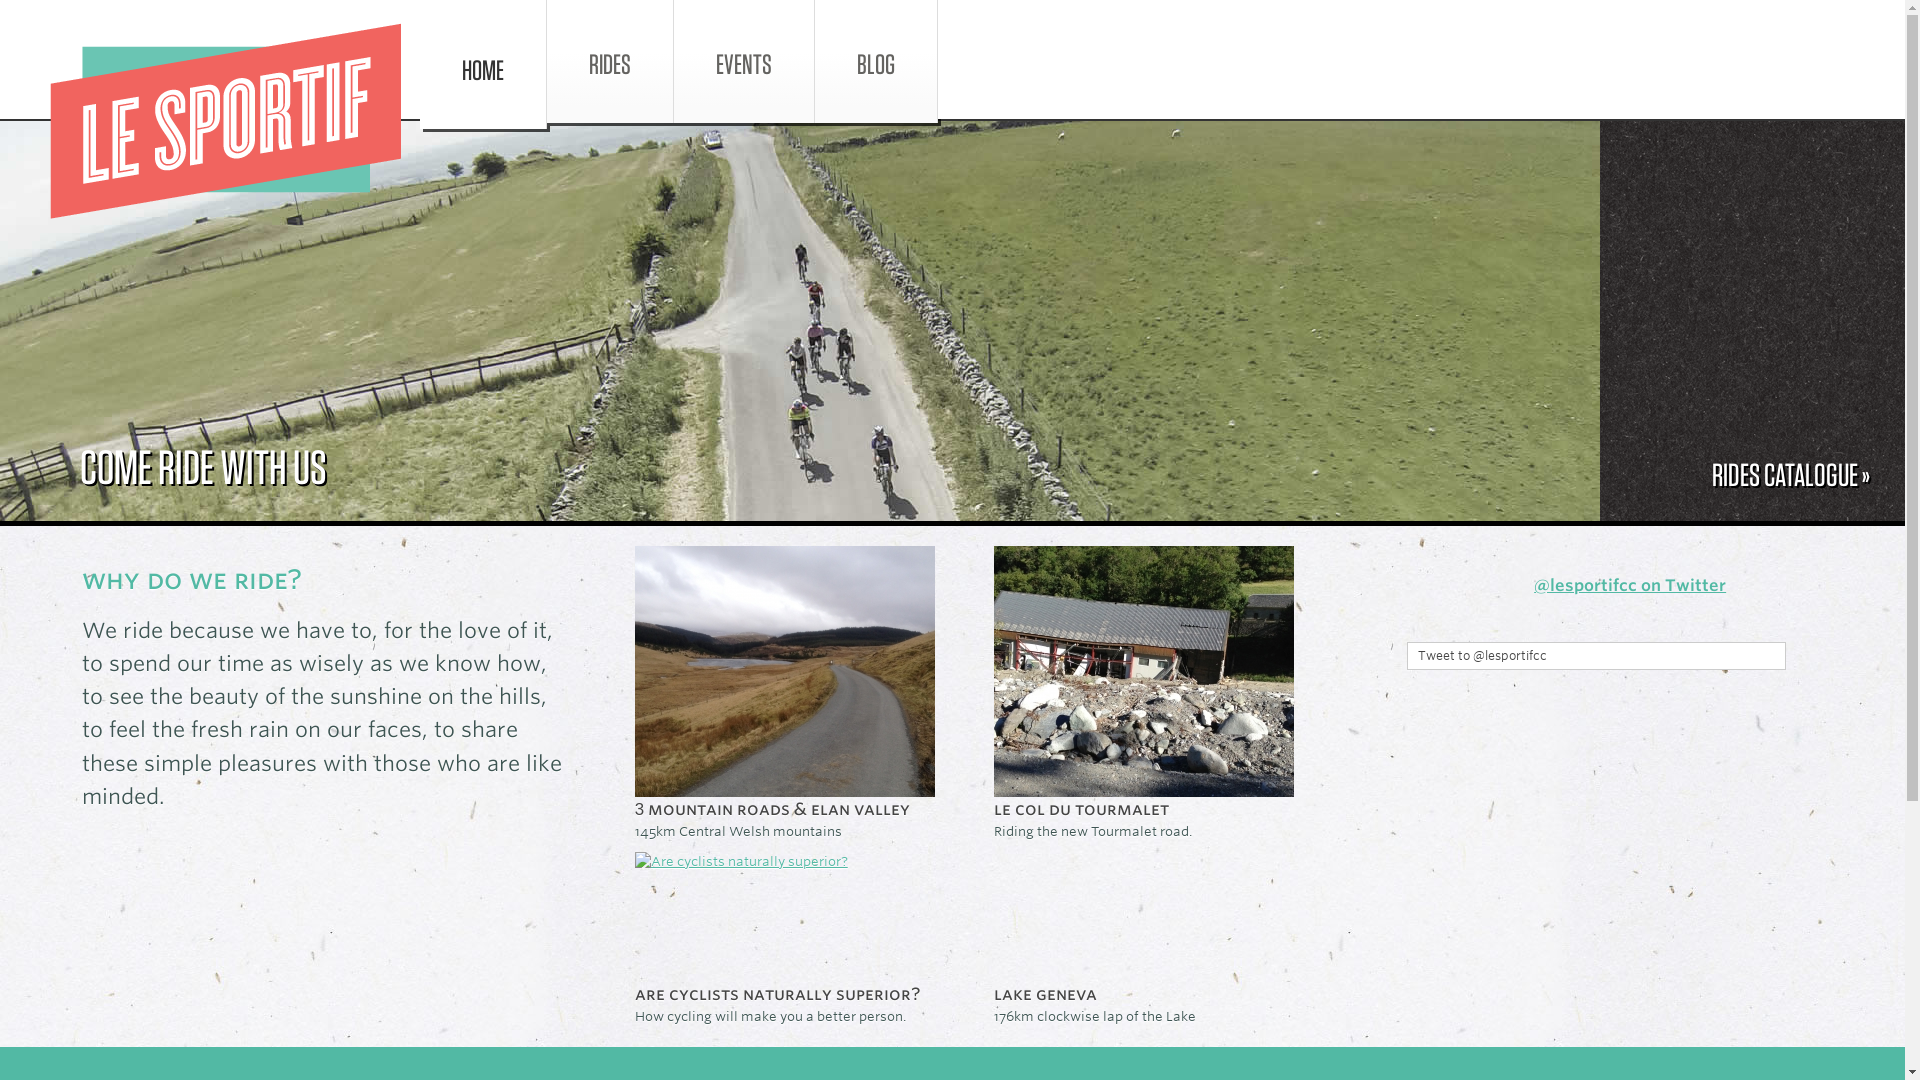  Describe the element at coordinates (225, 120) in the screenshot. I see `'Le Sportif'` at that location.